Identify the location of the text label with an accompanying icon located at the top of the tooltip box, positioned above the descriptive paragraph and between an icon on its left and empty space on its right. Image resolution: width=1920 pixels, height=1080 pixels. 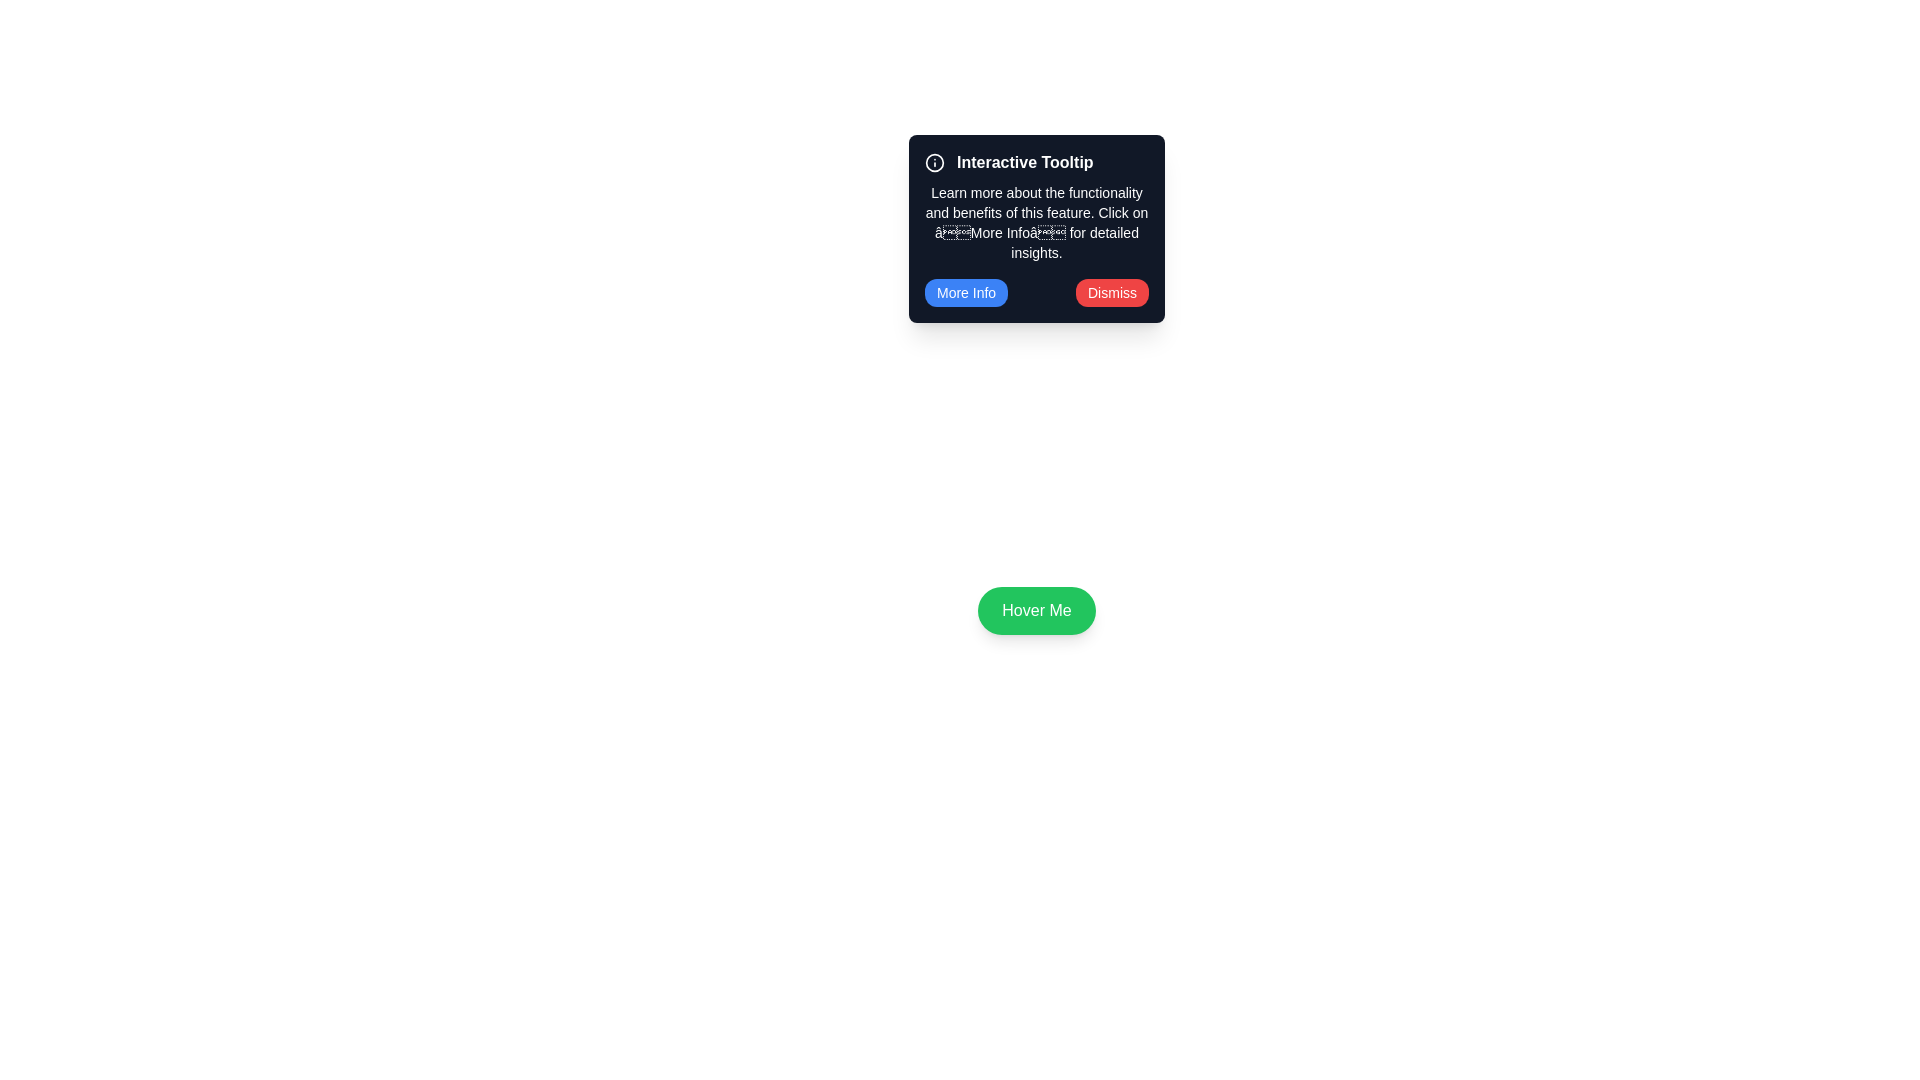
(1036, 161).